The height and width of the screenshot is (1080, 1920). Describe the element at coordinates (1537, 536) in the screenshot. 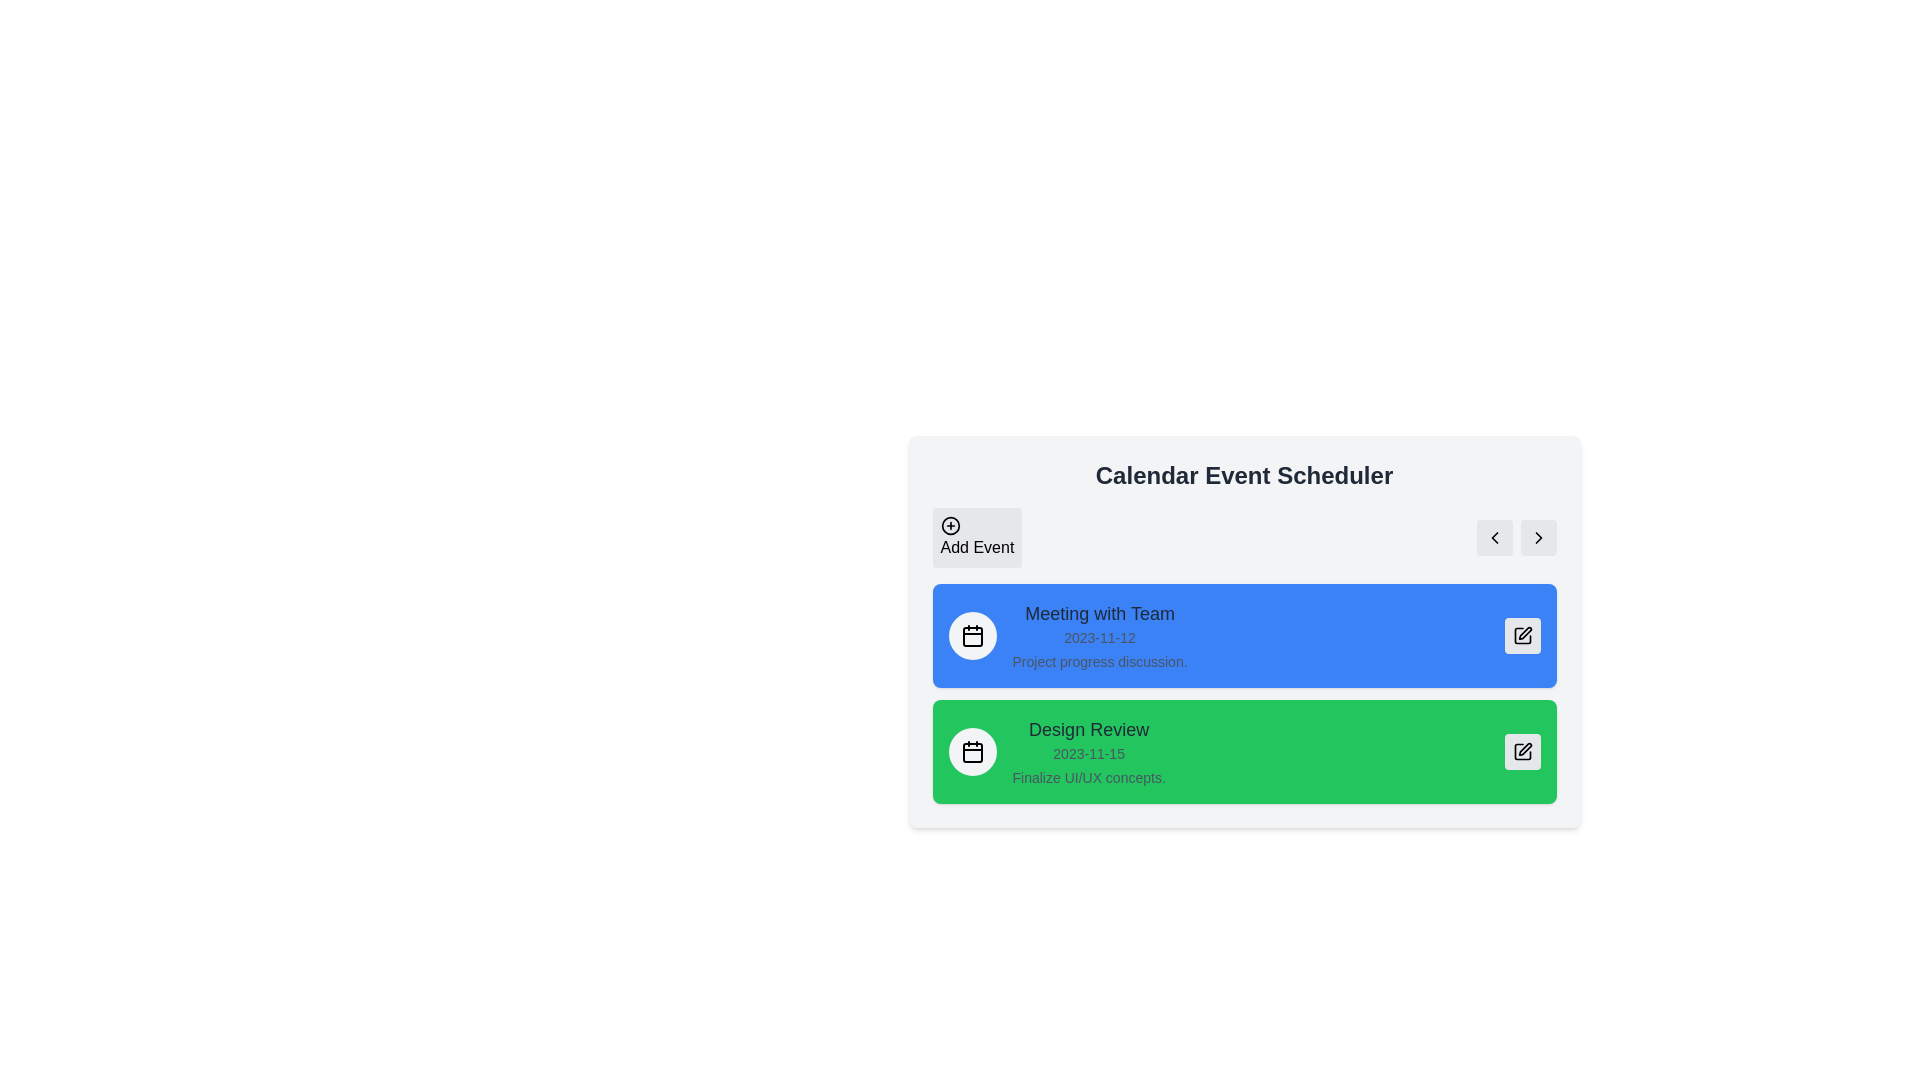

I see `the rightmost button in the horizontal layout at the top-right corner of the 'Calendar Event Scheduler'` at that location.